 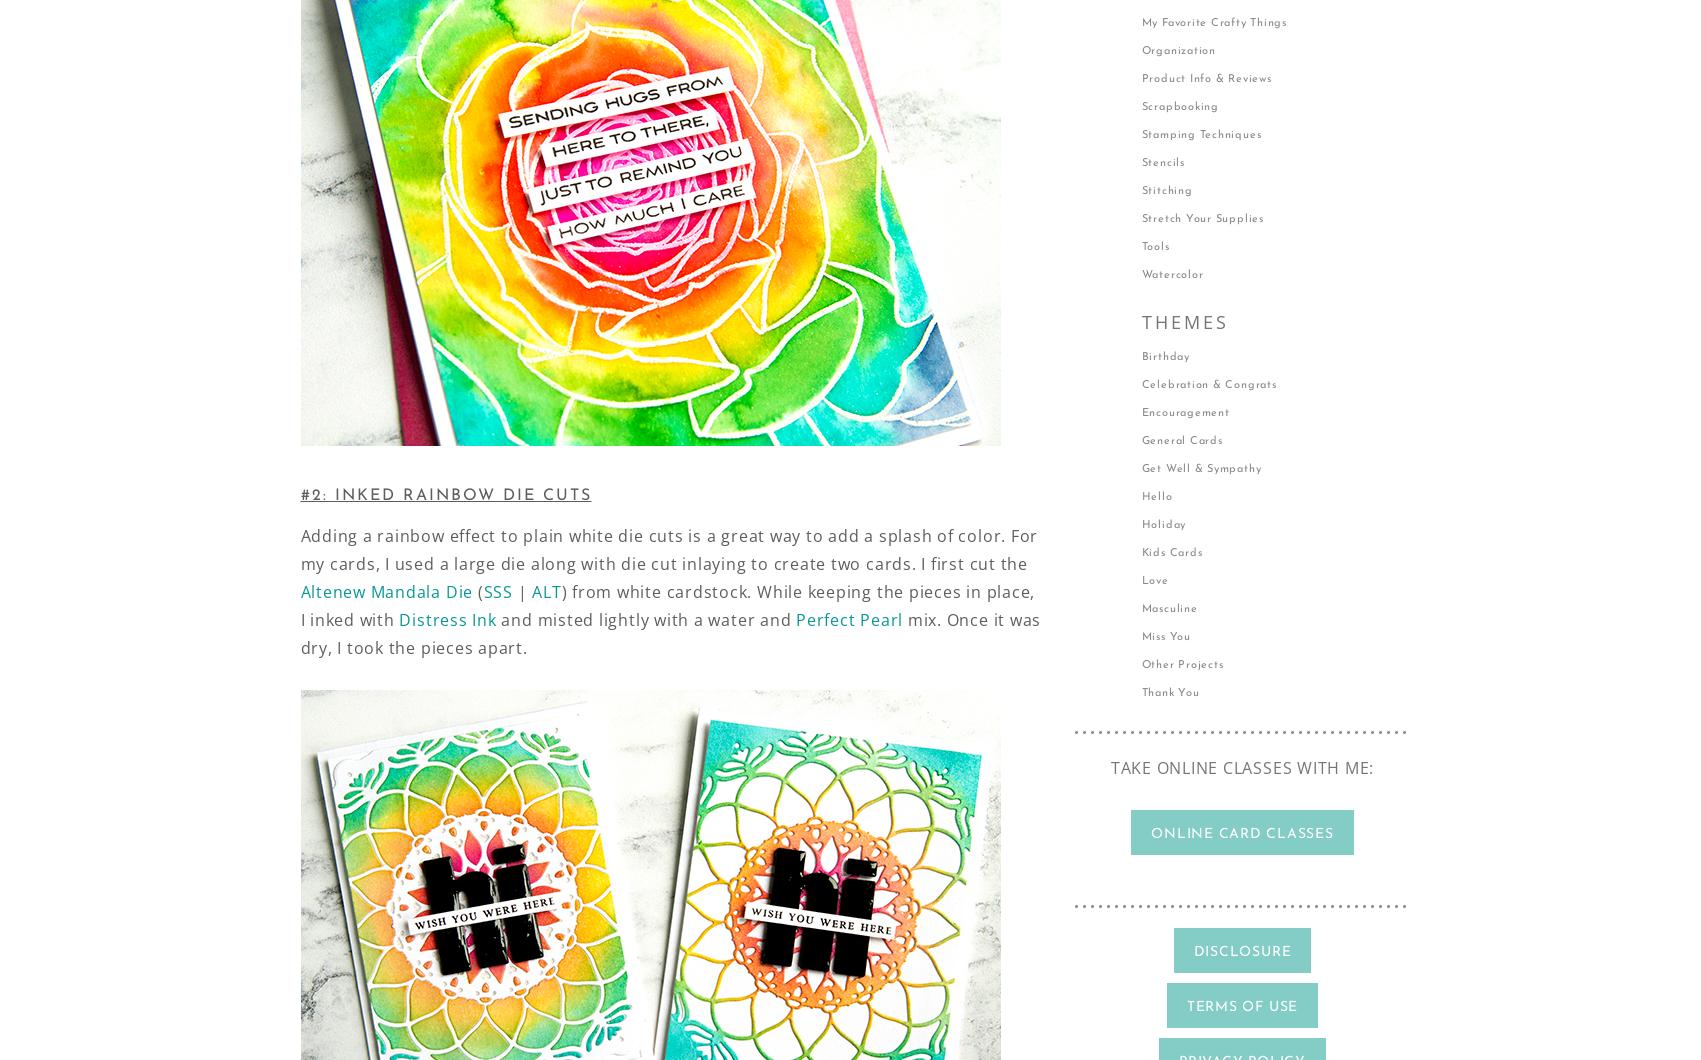 What do you see at coordinates (300, 592) in the screenshot?
I see `'Altenew Mandala Die'` at bounding box center [300, 592].